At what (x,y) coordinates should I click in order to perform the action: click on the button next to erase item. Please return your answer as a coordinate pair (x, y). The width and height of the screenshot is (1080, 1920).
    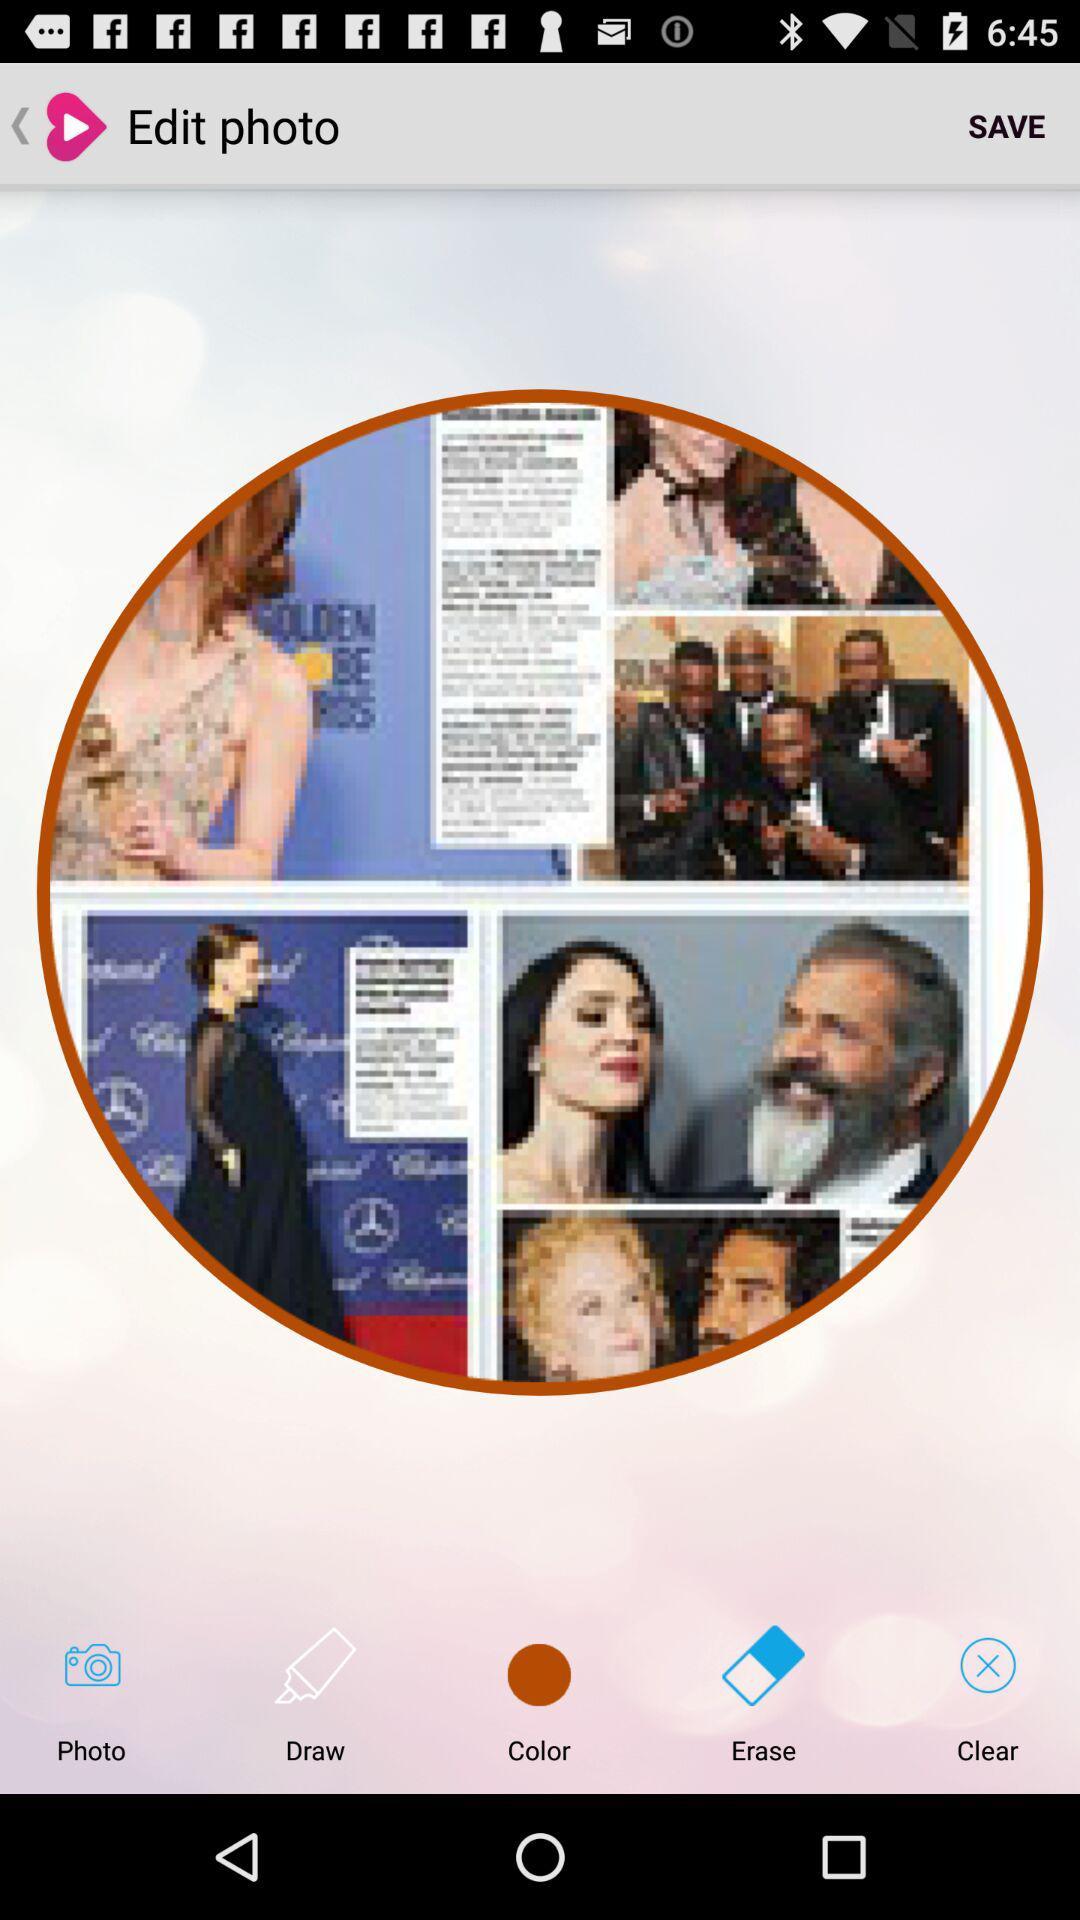
    Looking at the image, I should click on (538, 1694).